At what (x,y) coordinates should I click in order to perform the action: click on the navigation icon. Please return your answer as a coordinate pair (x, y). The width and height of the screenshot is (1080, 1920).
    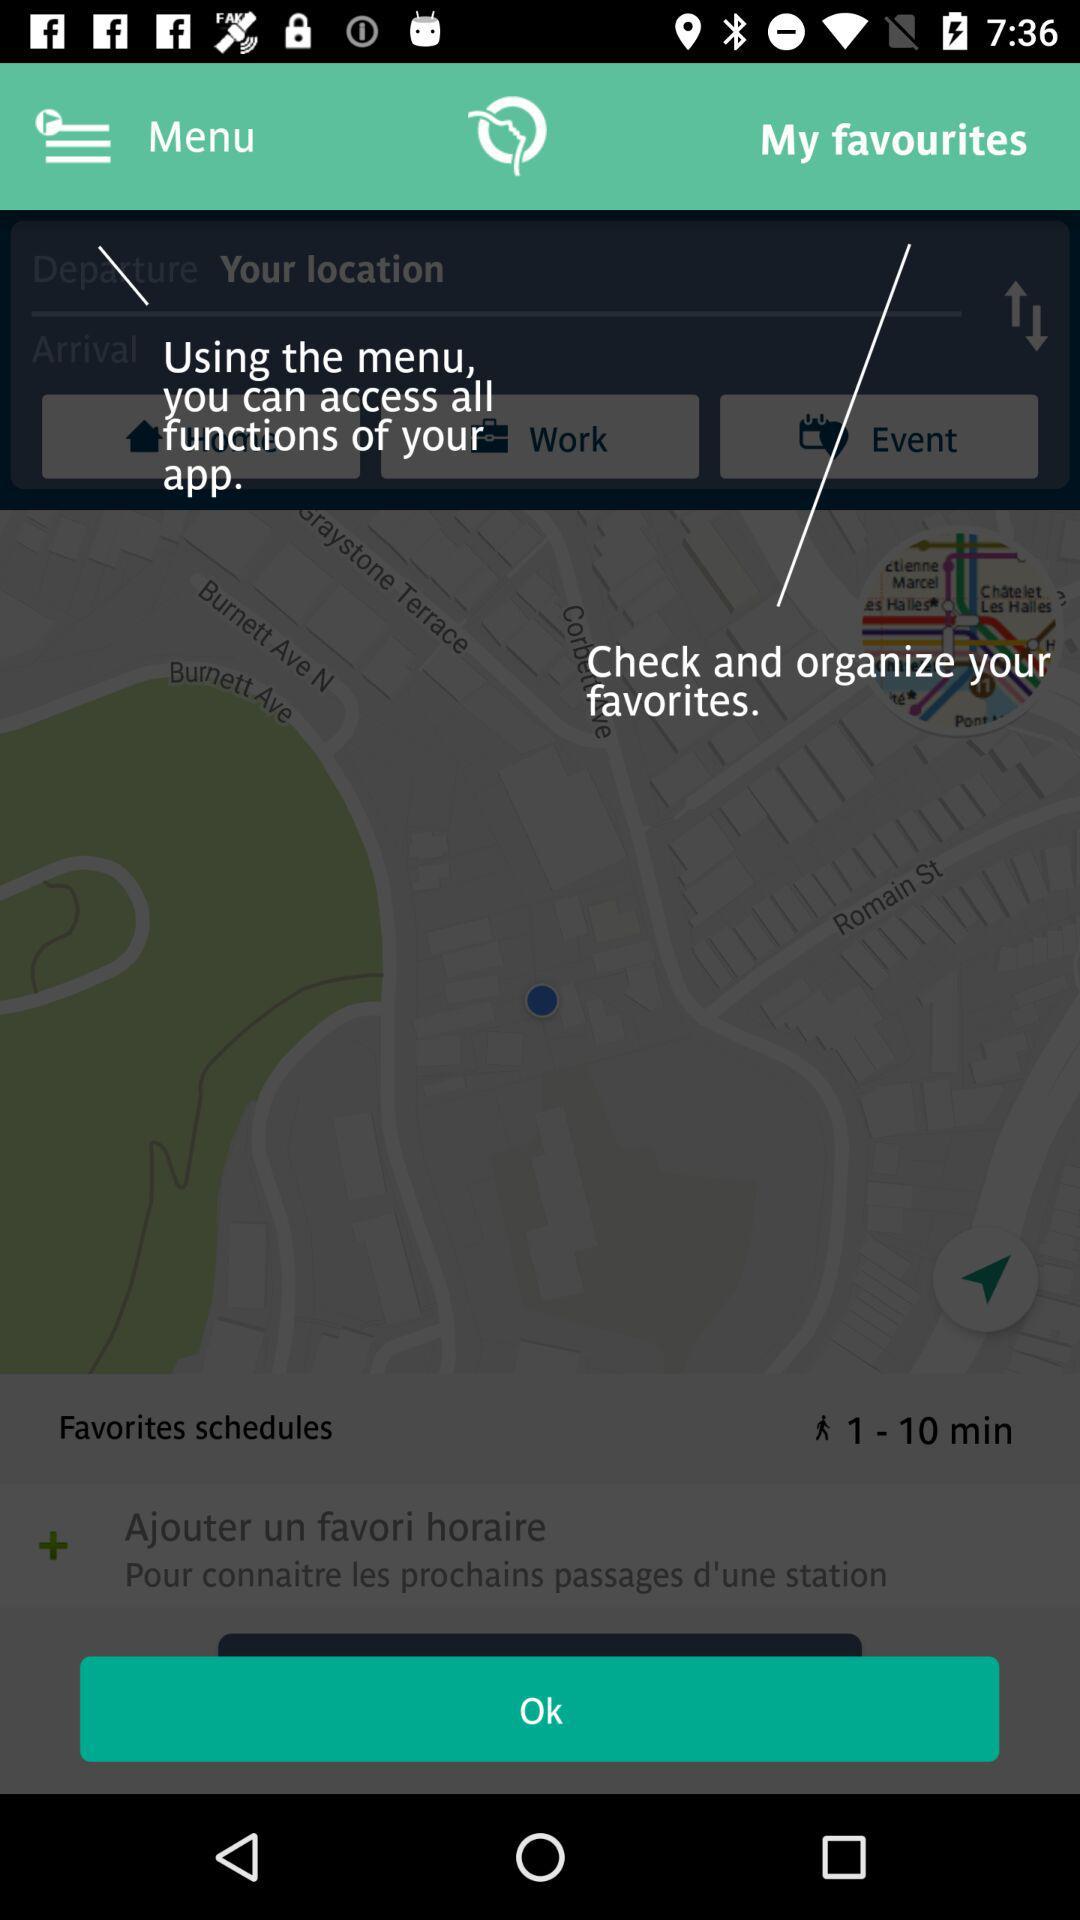
    Looking at the image, I should click on (984, 1278).